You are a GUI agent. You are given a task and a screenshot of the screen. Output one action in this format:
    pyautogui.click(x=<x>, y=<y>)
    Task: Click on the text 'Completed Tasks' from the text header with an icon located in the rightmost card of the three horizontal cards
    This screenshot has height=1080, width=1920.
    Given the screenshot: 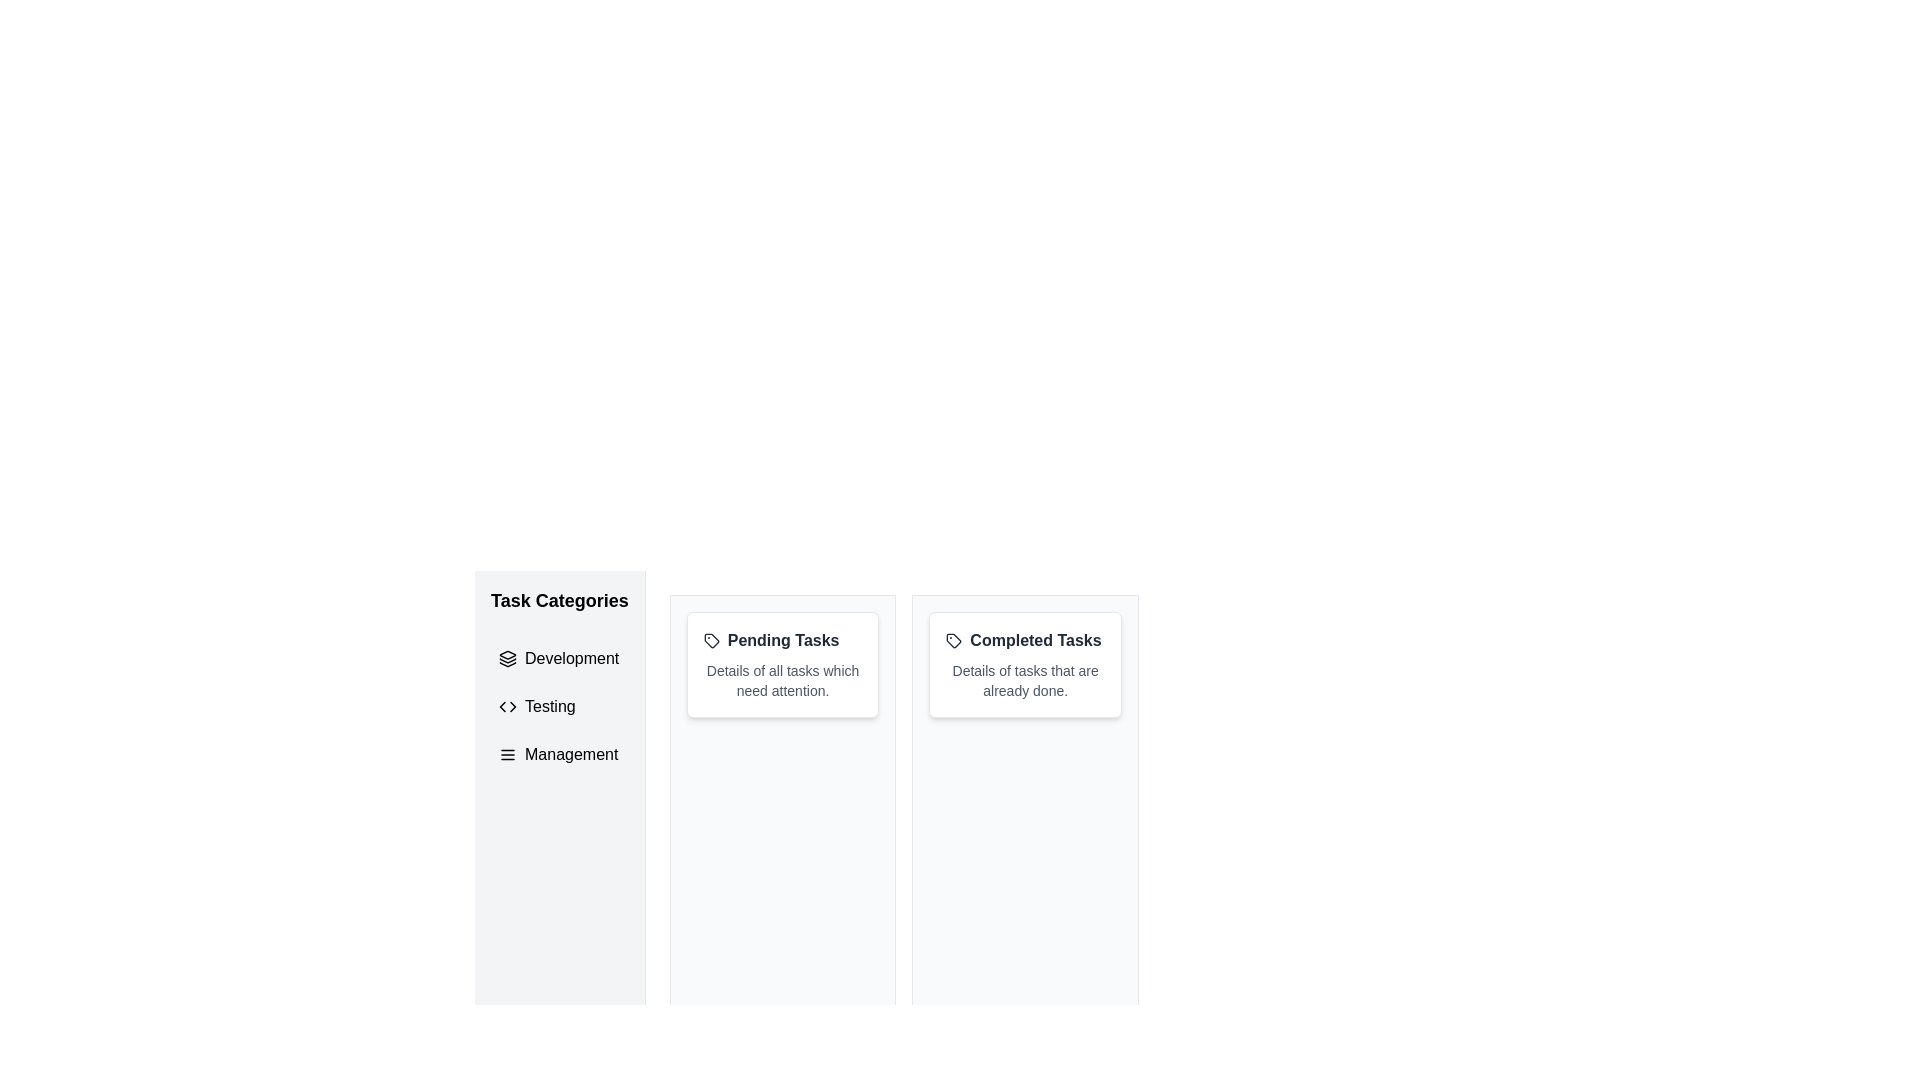 What is the action you would take?
    pyautogui.click(x=1025, y=640)
    